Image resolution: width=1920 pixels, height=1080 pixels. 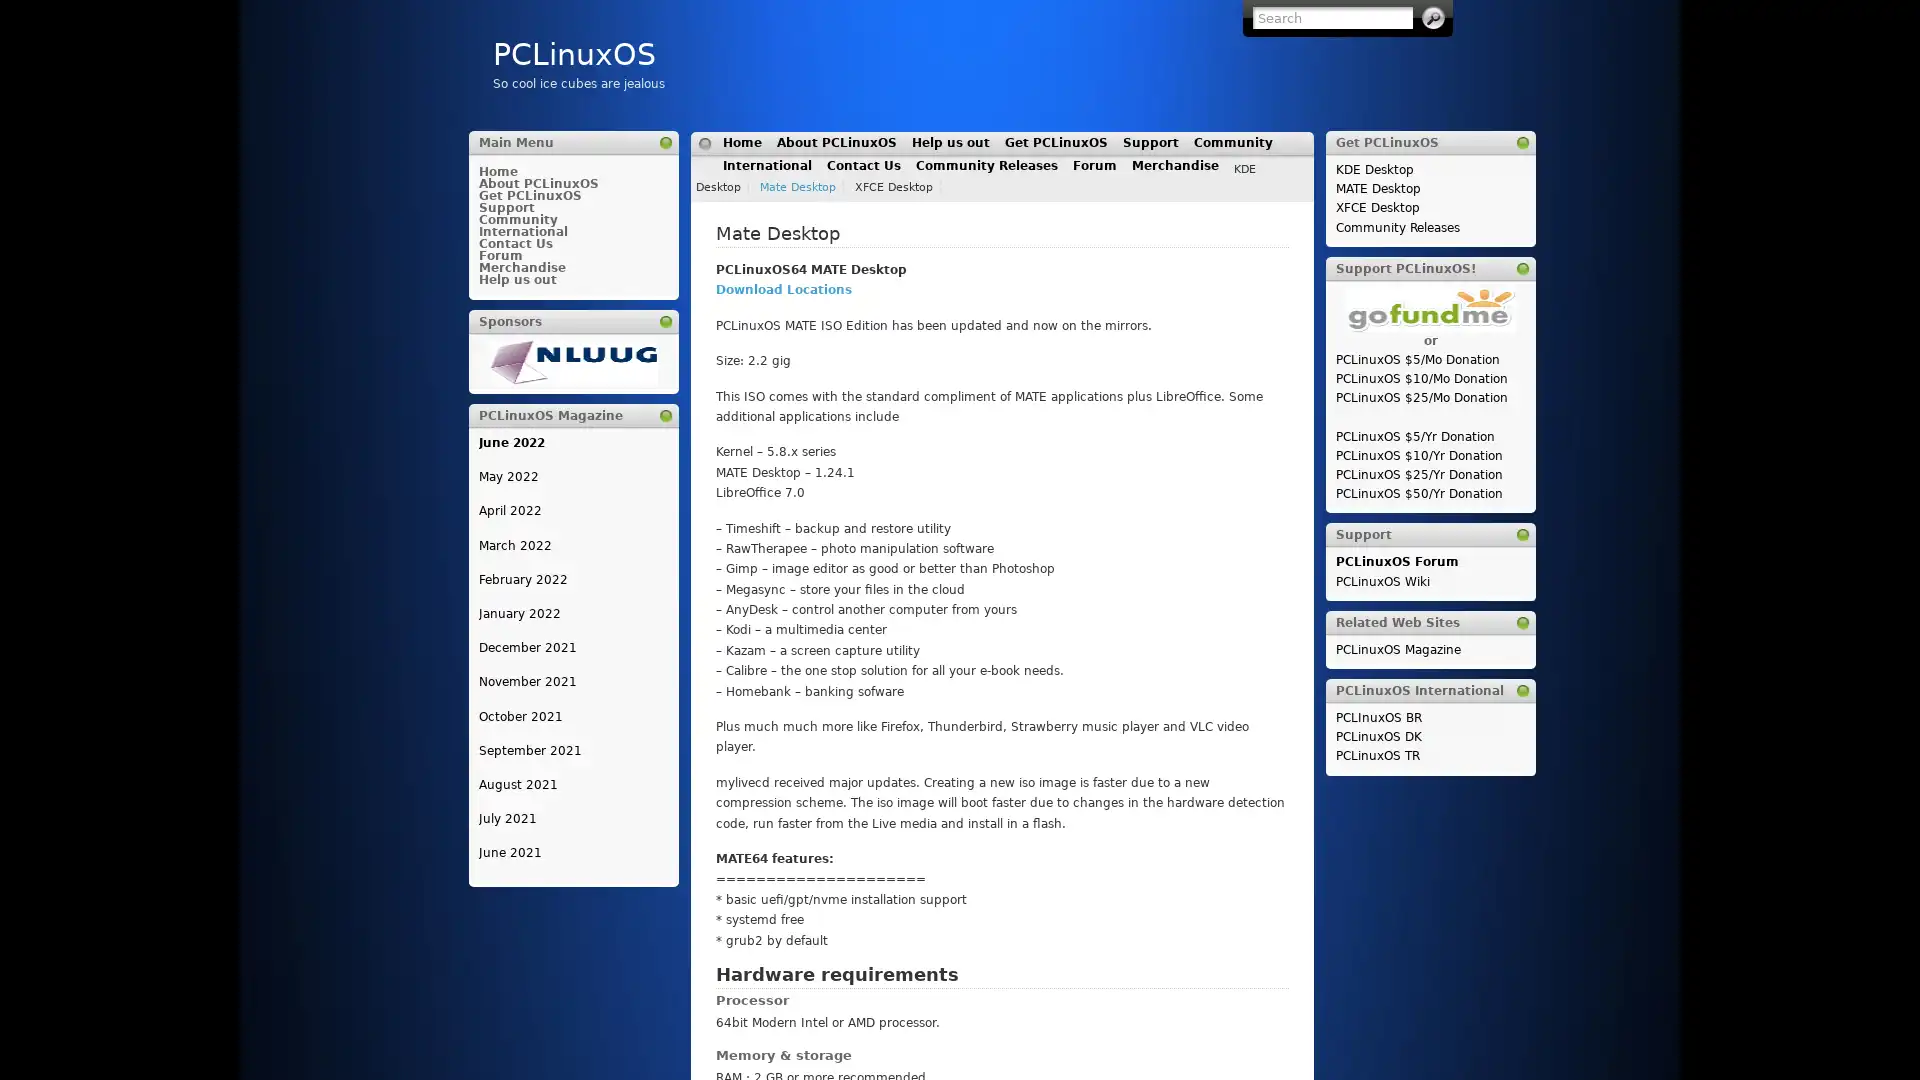 I want to click on Go, so click(x=1432, y=18).